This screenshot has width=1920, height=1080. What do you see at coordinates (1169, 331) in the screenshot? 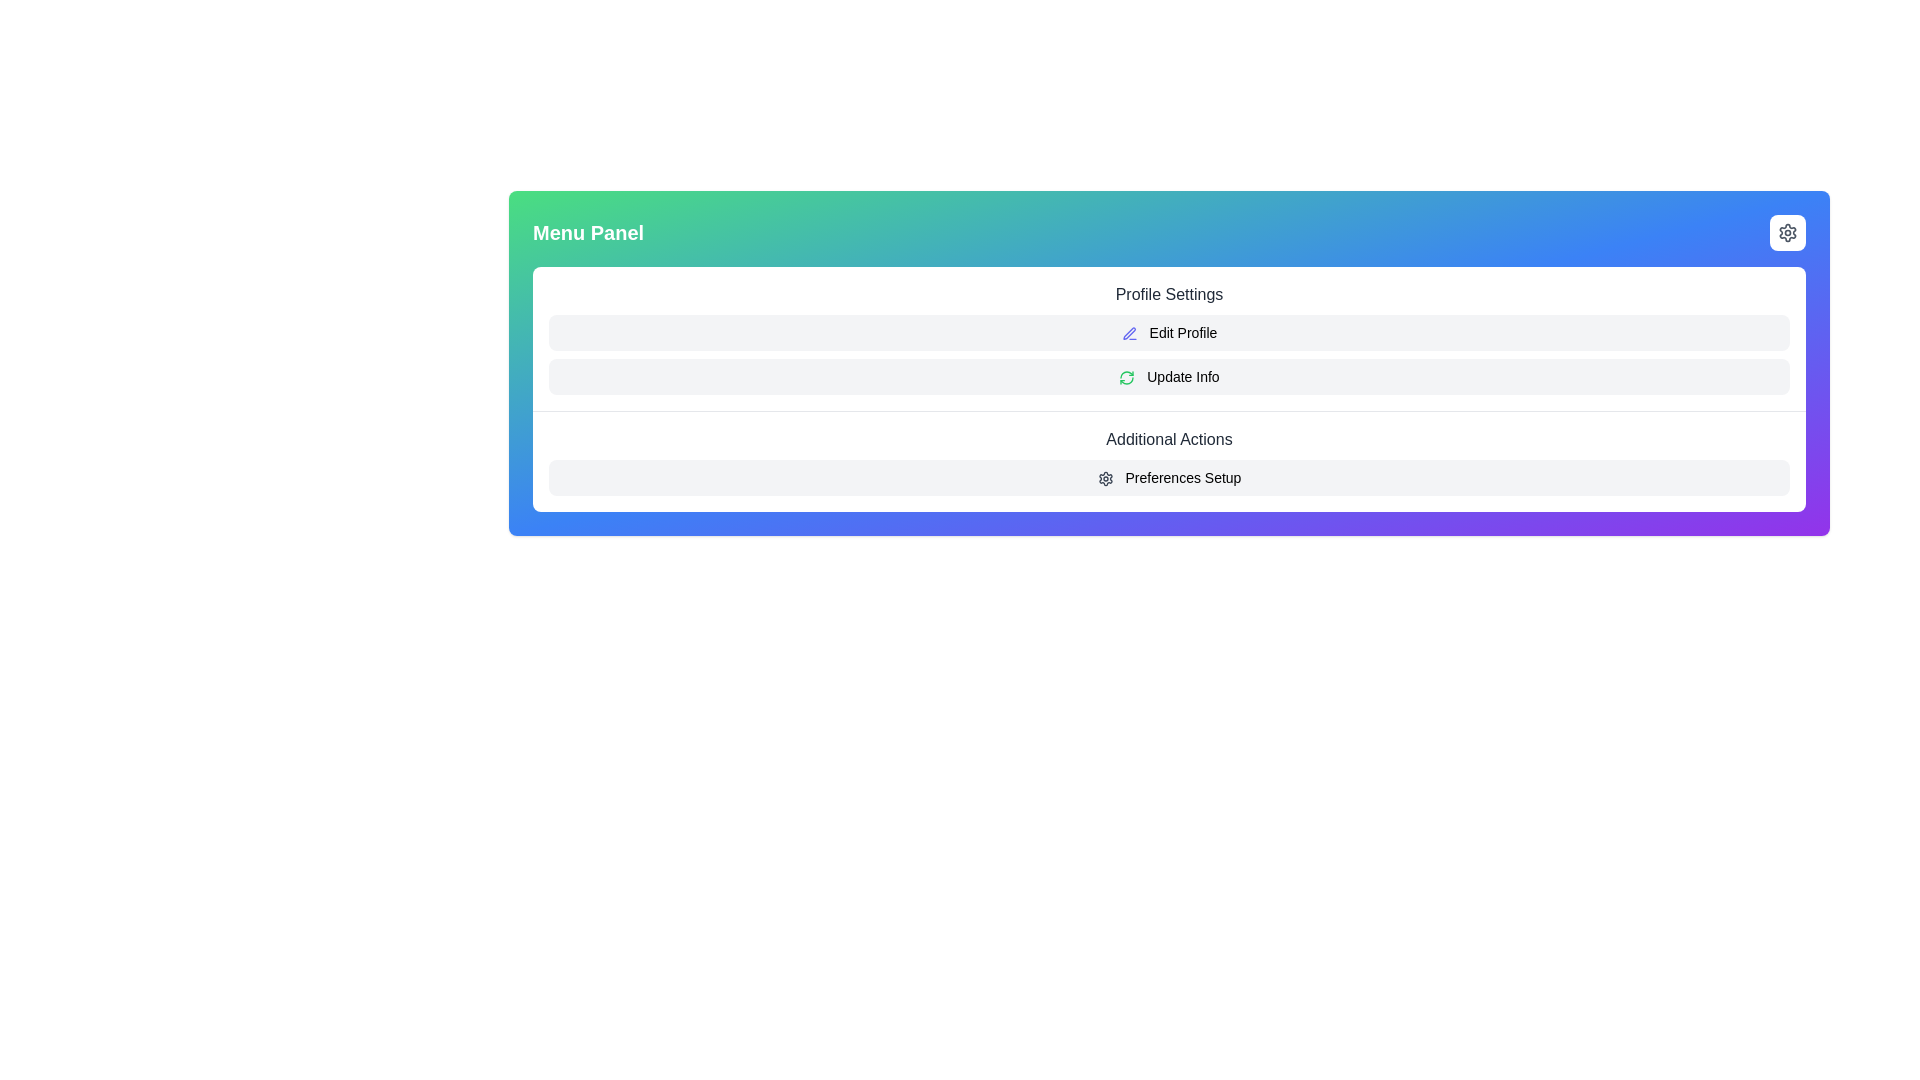
I see `the 'Edit Profile' button located in the 'Profile Settings' section of the 'Menu Panel'` at bounding box center [1169, 331].